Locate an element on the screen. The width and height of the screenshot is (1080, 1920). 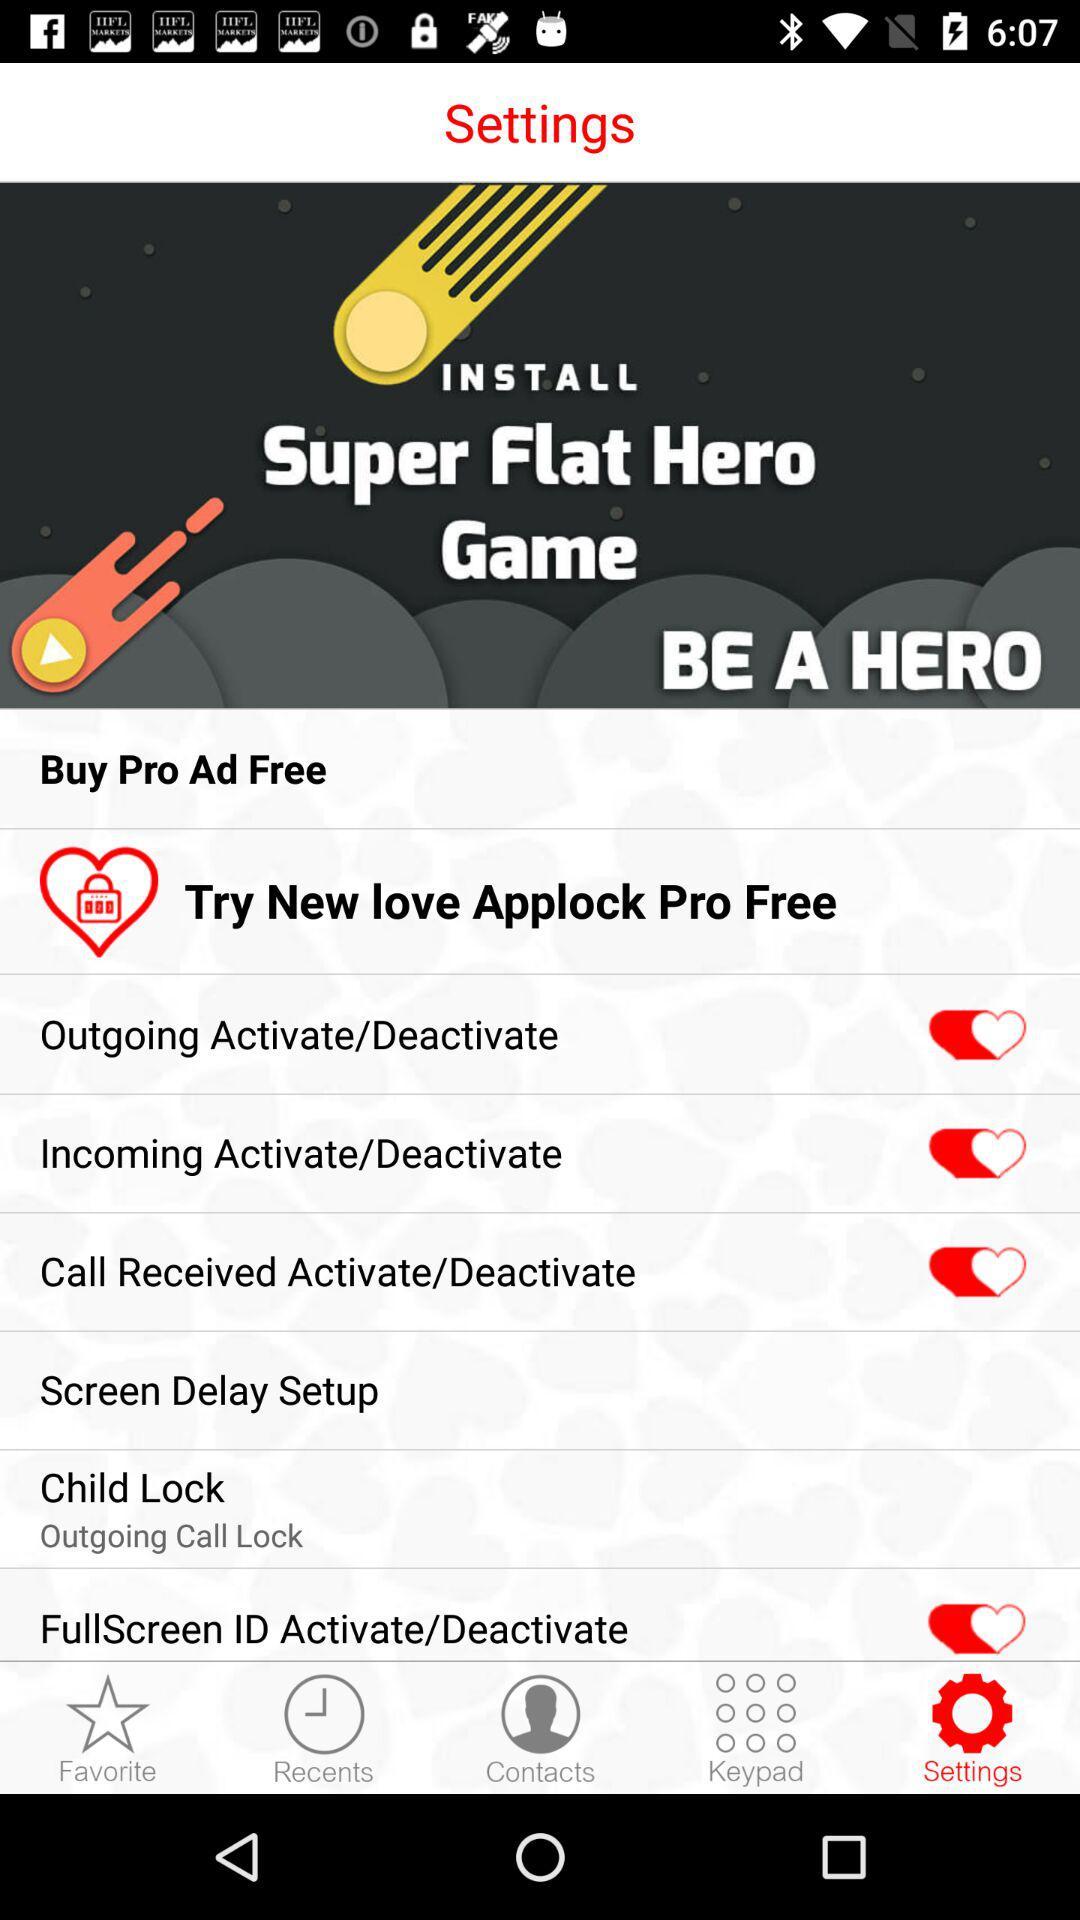
the settings icon is located at coordinates (971, 1728).